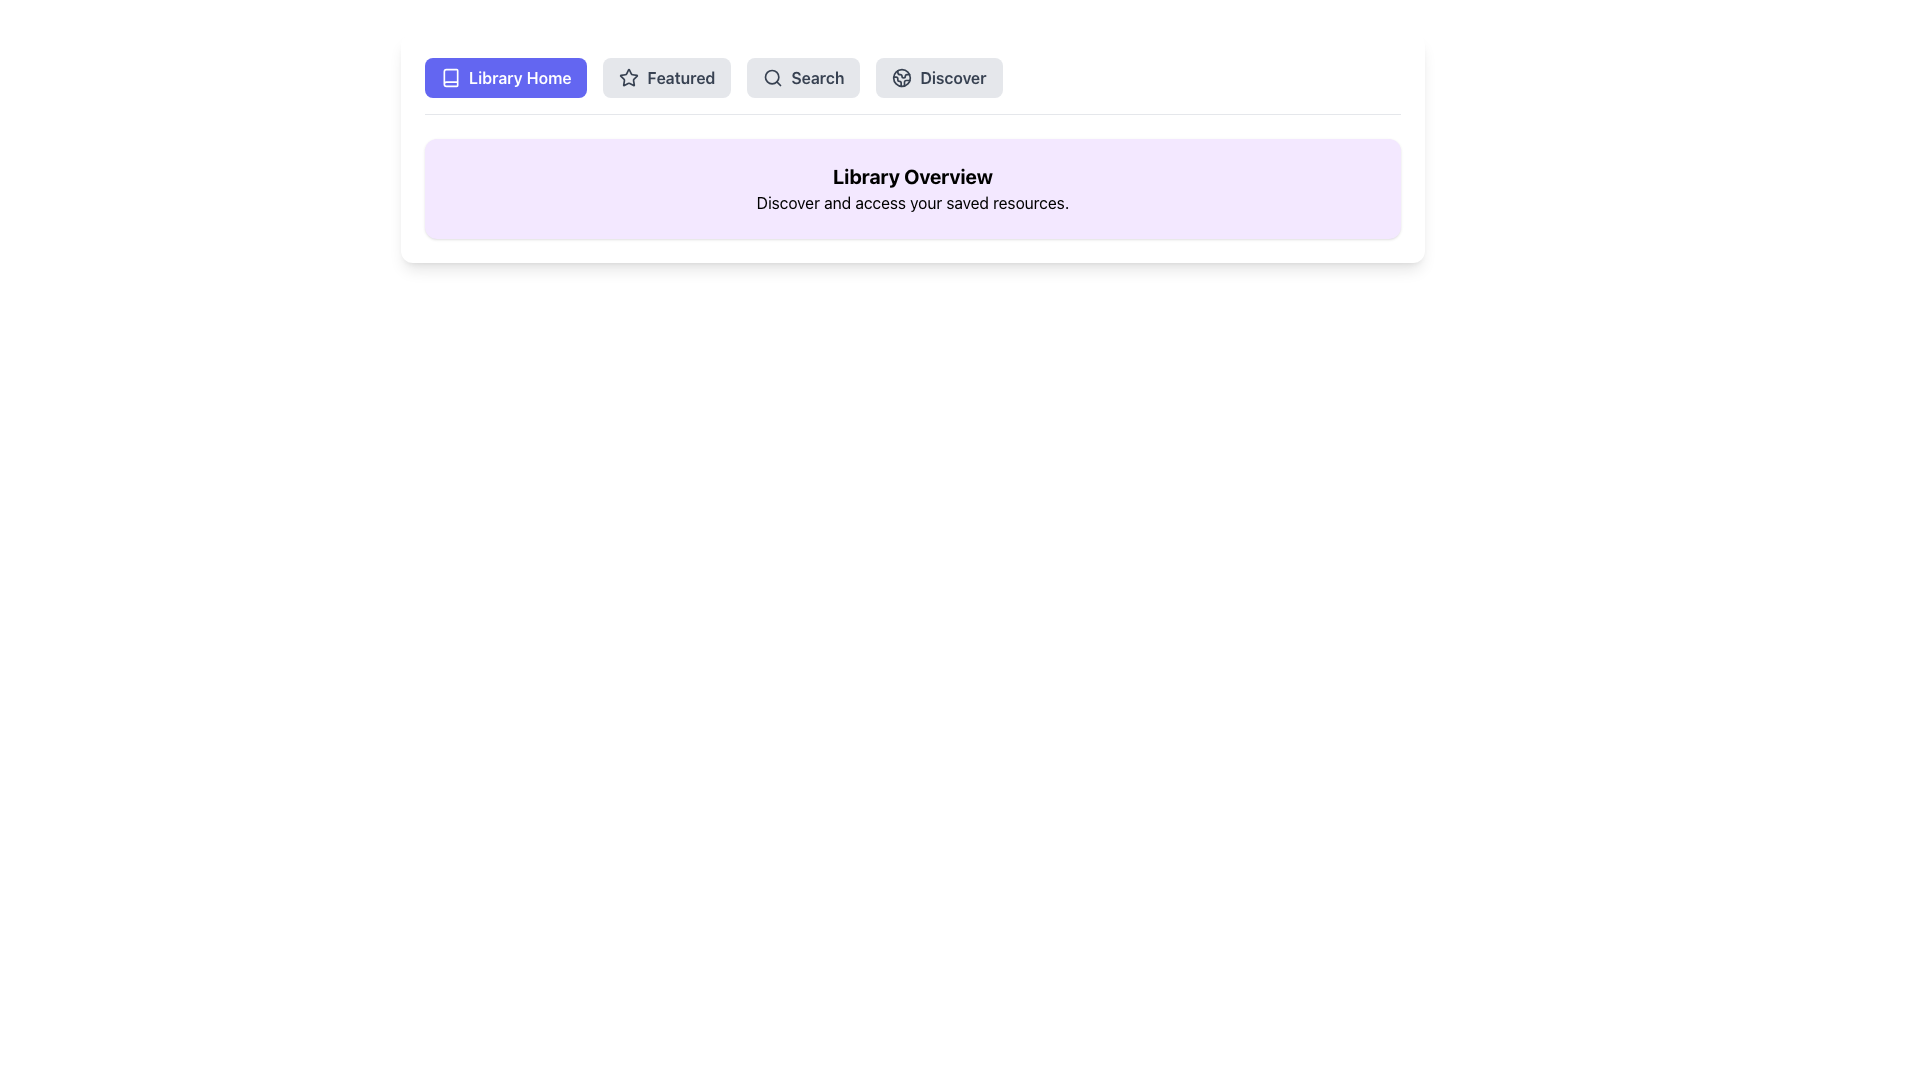  Describe the element at coordinates (450, 76) in the screenshot. I see `the SVG graphical element located in the header section, specifically to the left of the 'Library Home' label, which visually complements the button for navigation` at that location.